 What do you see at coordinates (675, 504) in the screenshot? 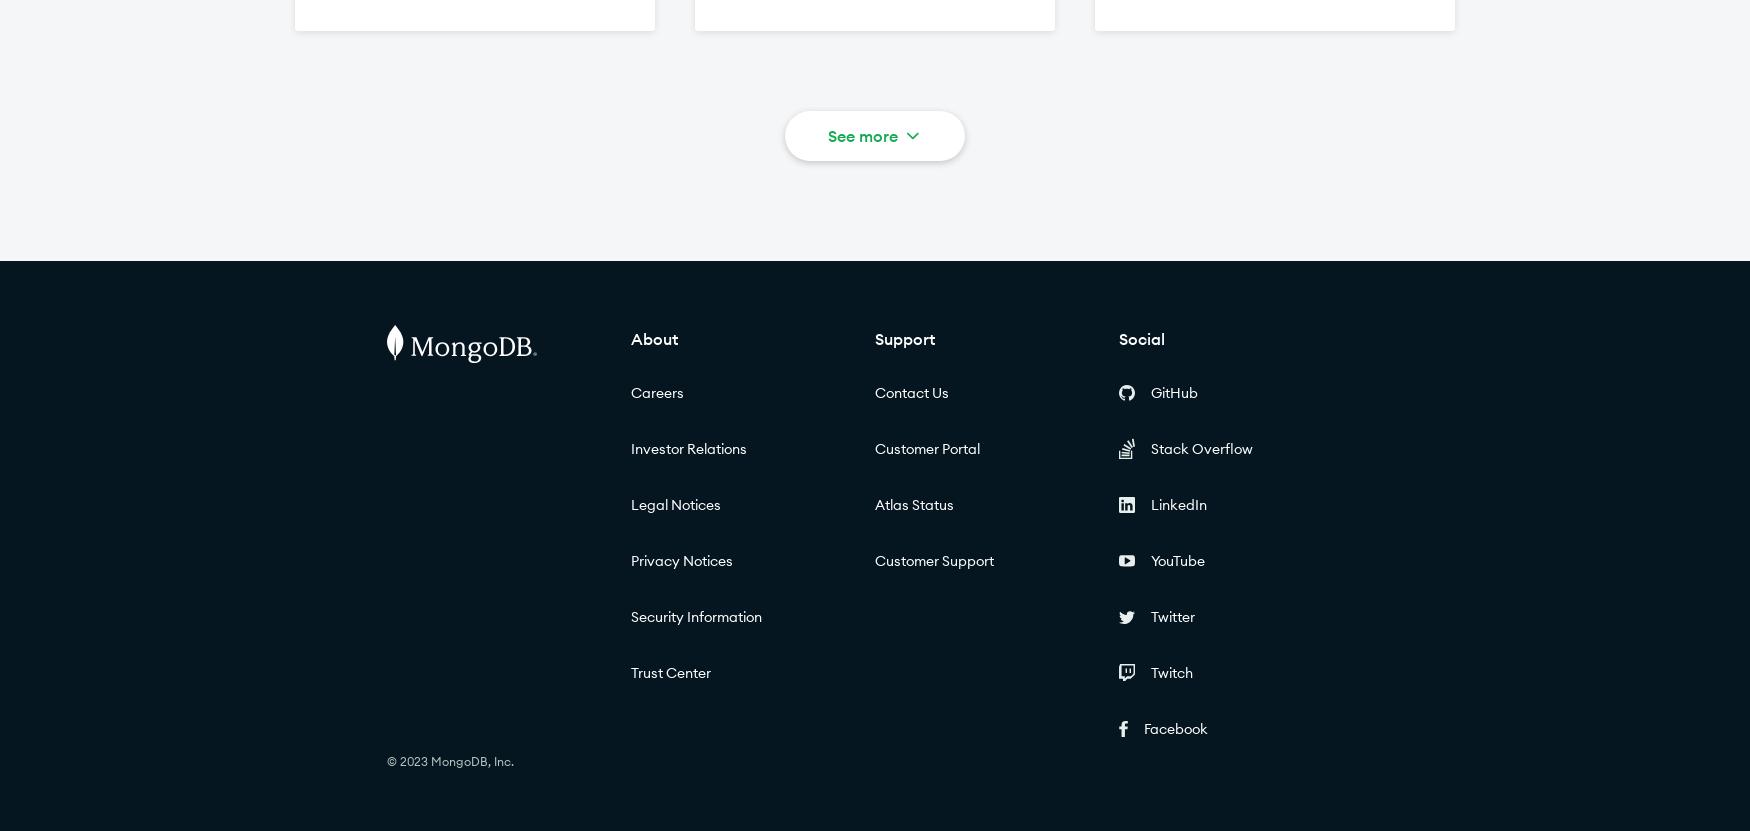
I see `'Legal Notices'` at bounding box center [675, 504].